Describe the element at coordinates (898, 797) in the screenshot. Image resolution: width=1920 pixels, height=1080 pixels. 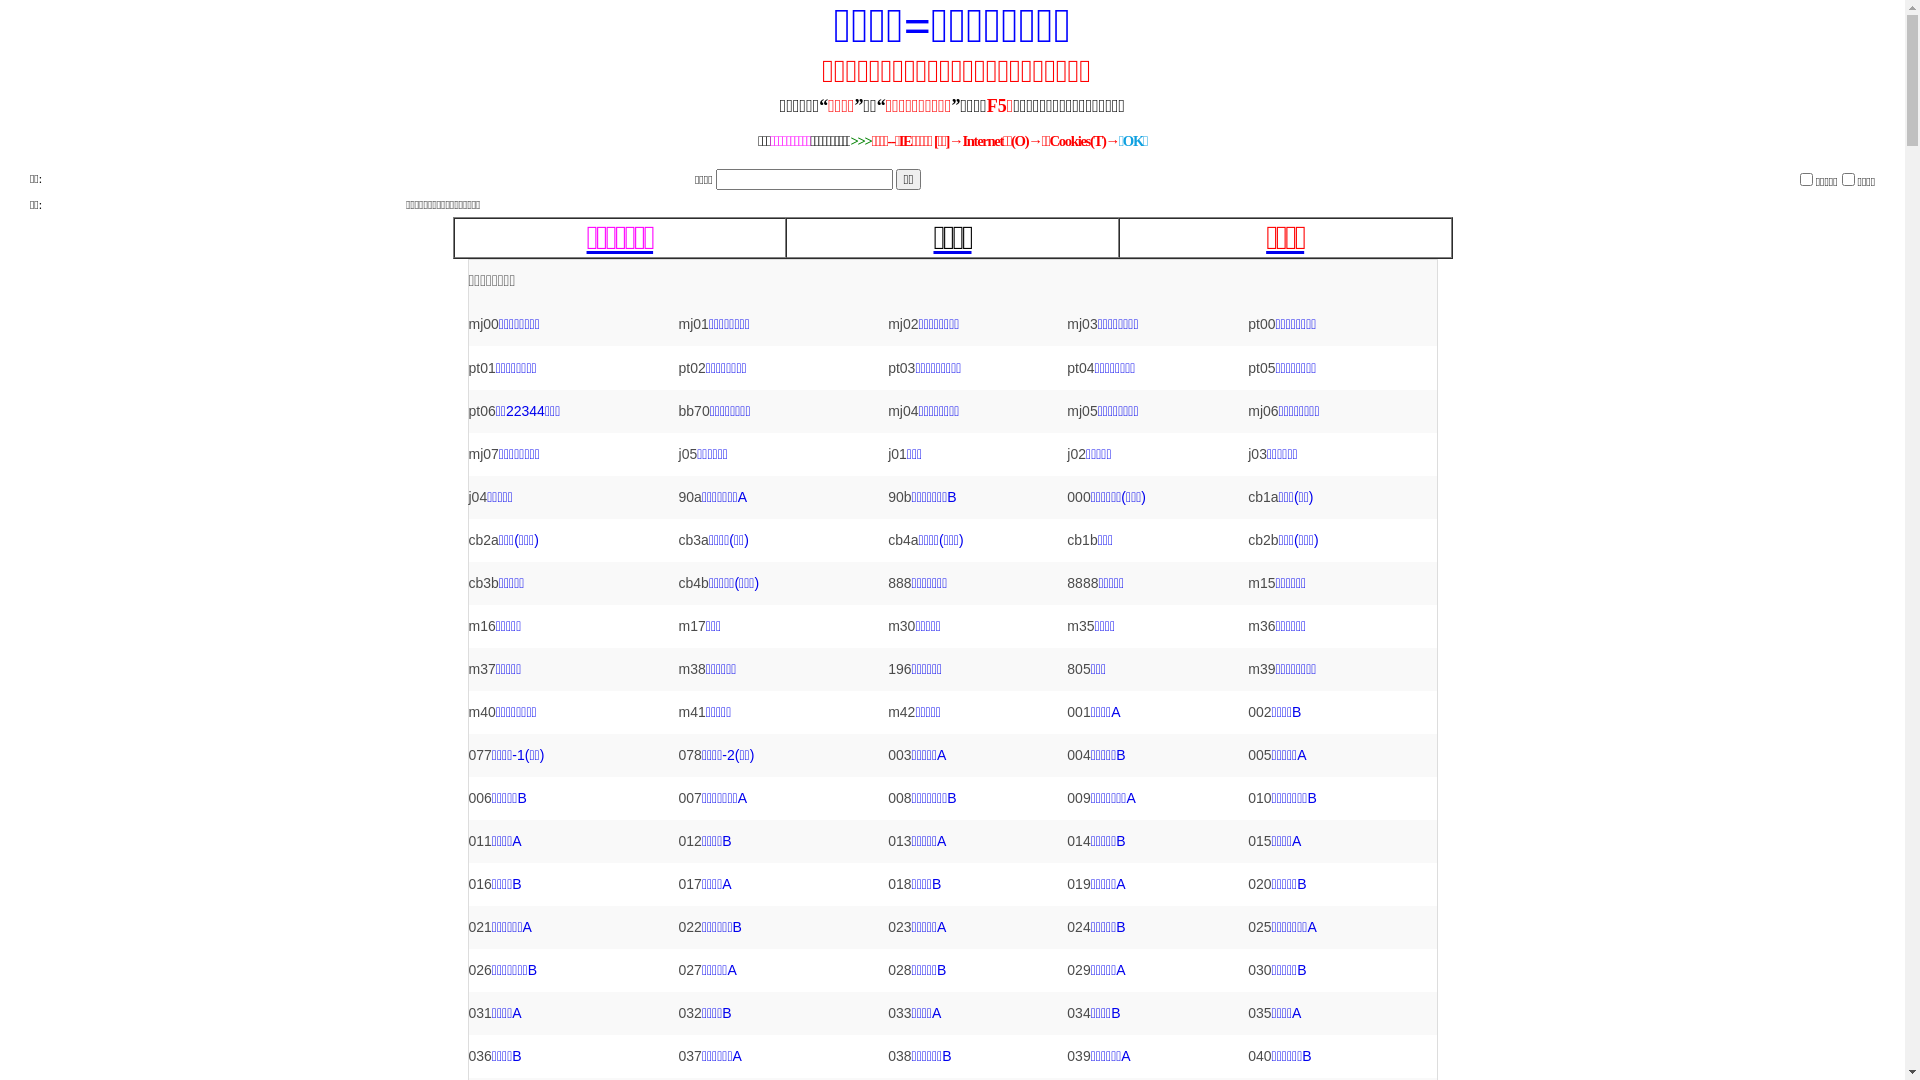
I see `'008'` at that location.